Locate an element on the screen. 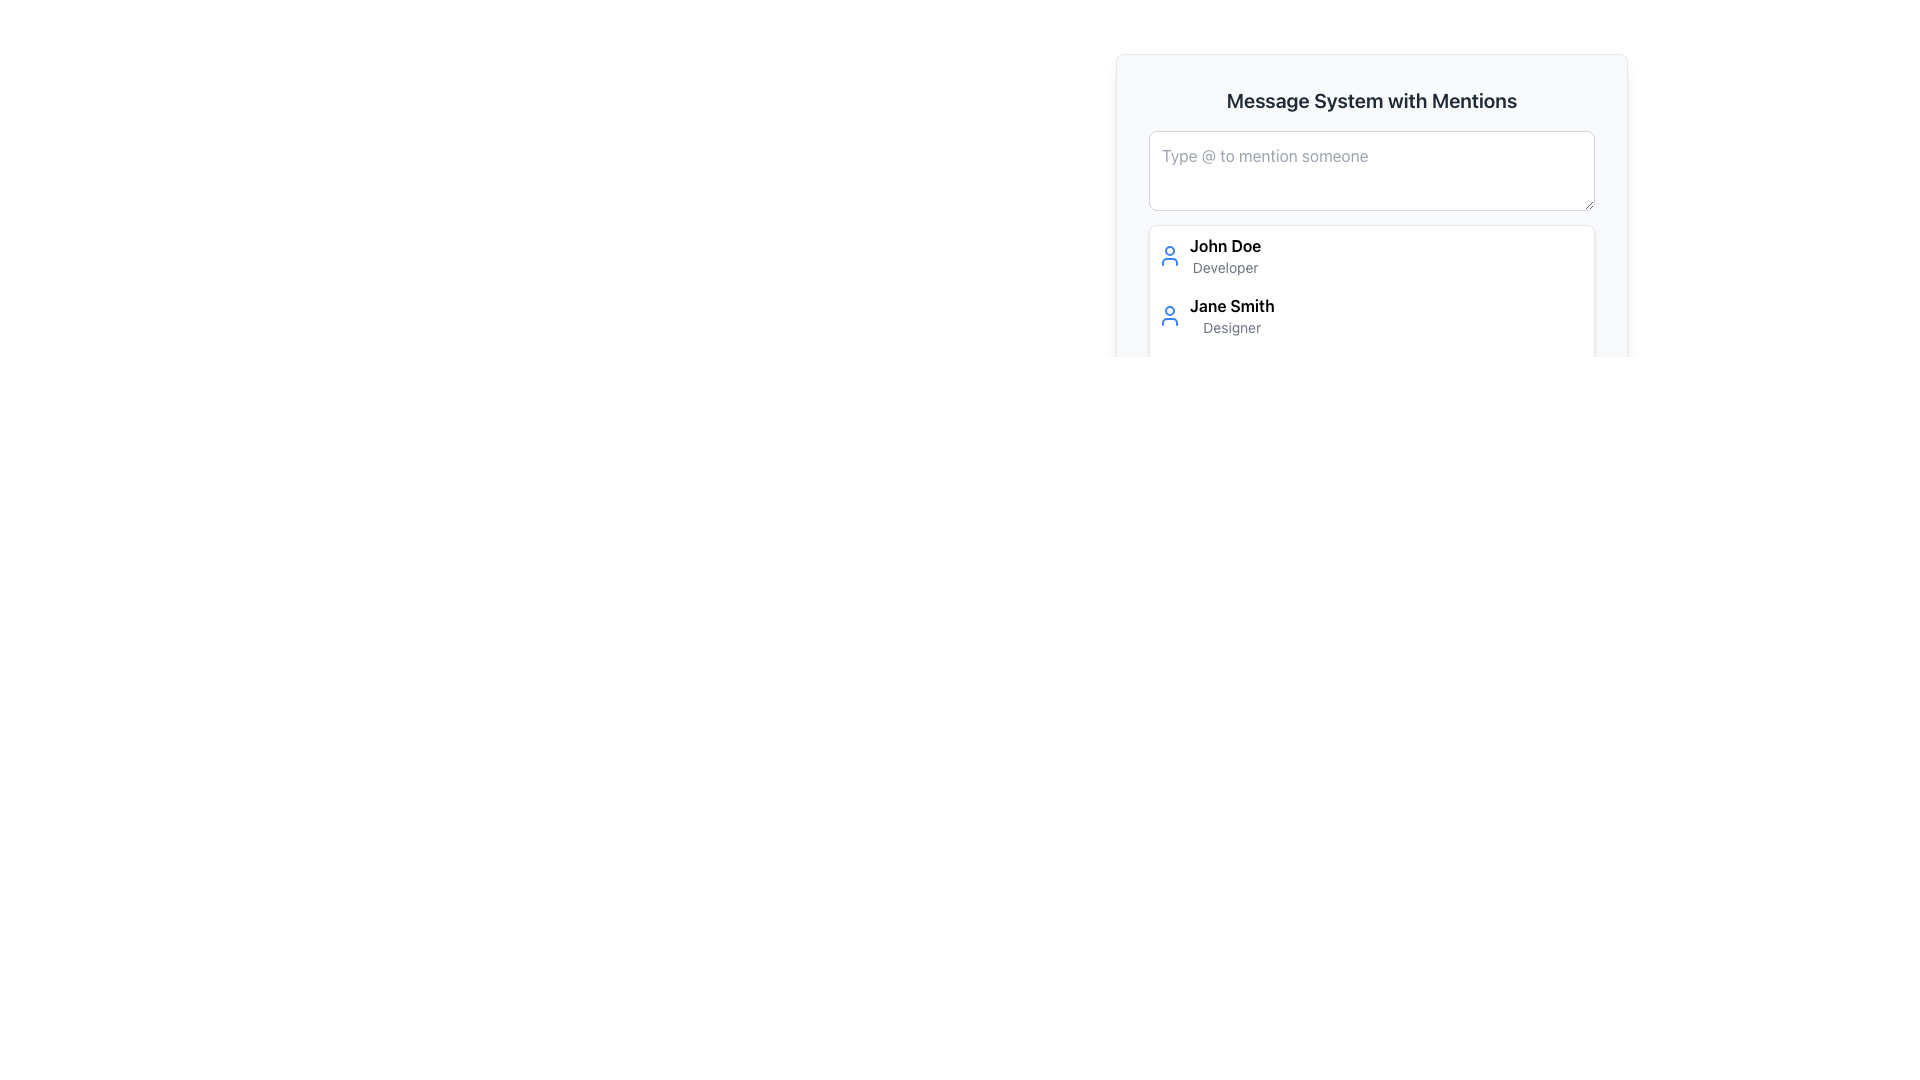 This screenshot has height=1080, width=1920. text displayed for the user 'Jane Smith', who is identified as a 'Designer', located to the right of the user icon in the second entry of the 'Message System with Mentions' section is located at coordinates (1231, 315).